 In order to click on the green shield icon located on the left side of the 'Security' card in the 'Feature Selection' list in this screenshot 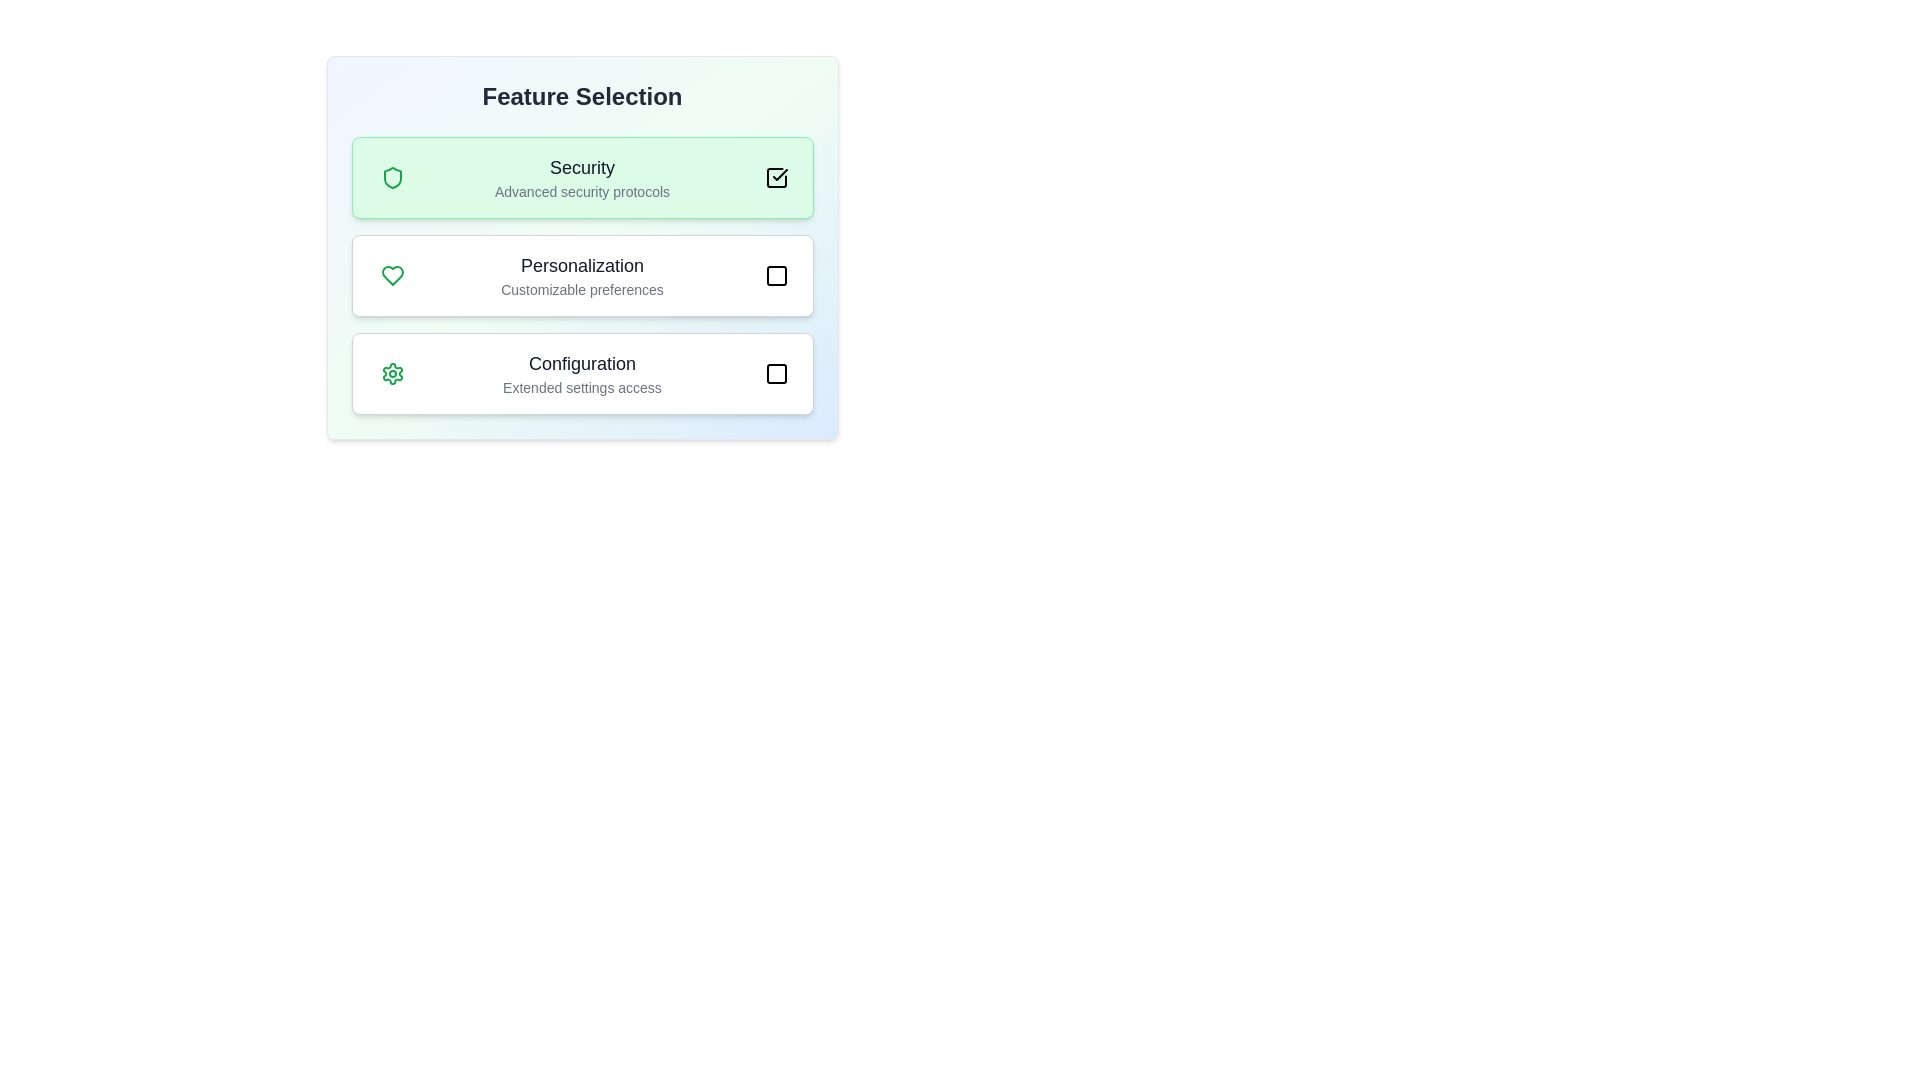, I will do `click(392, 176)`.